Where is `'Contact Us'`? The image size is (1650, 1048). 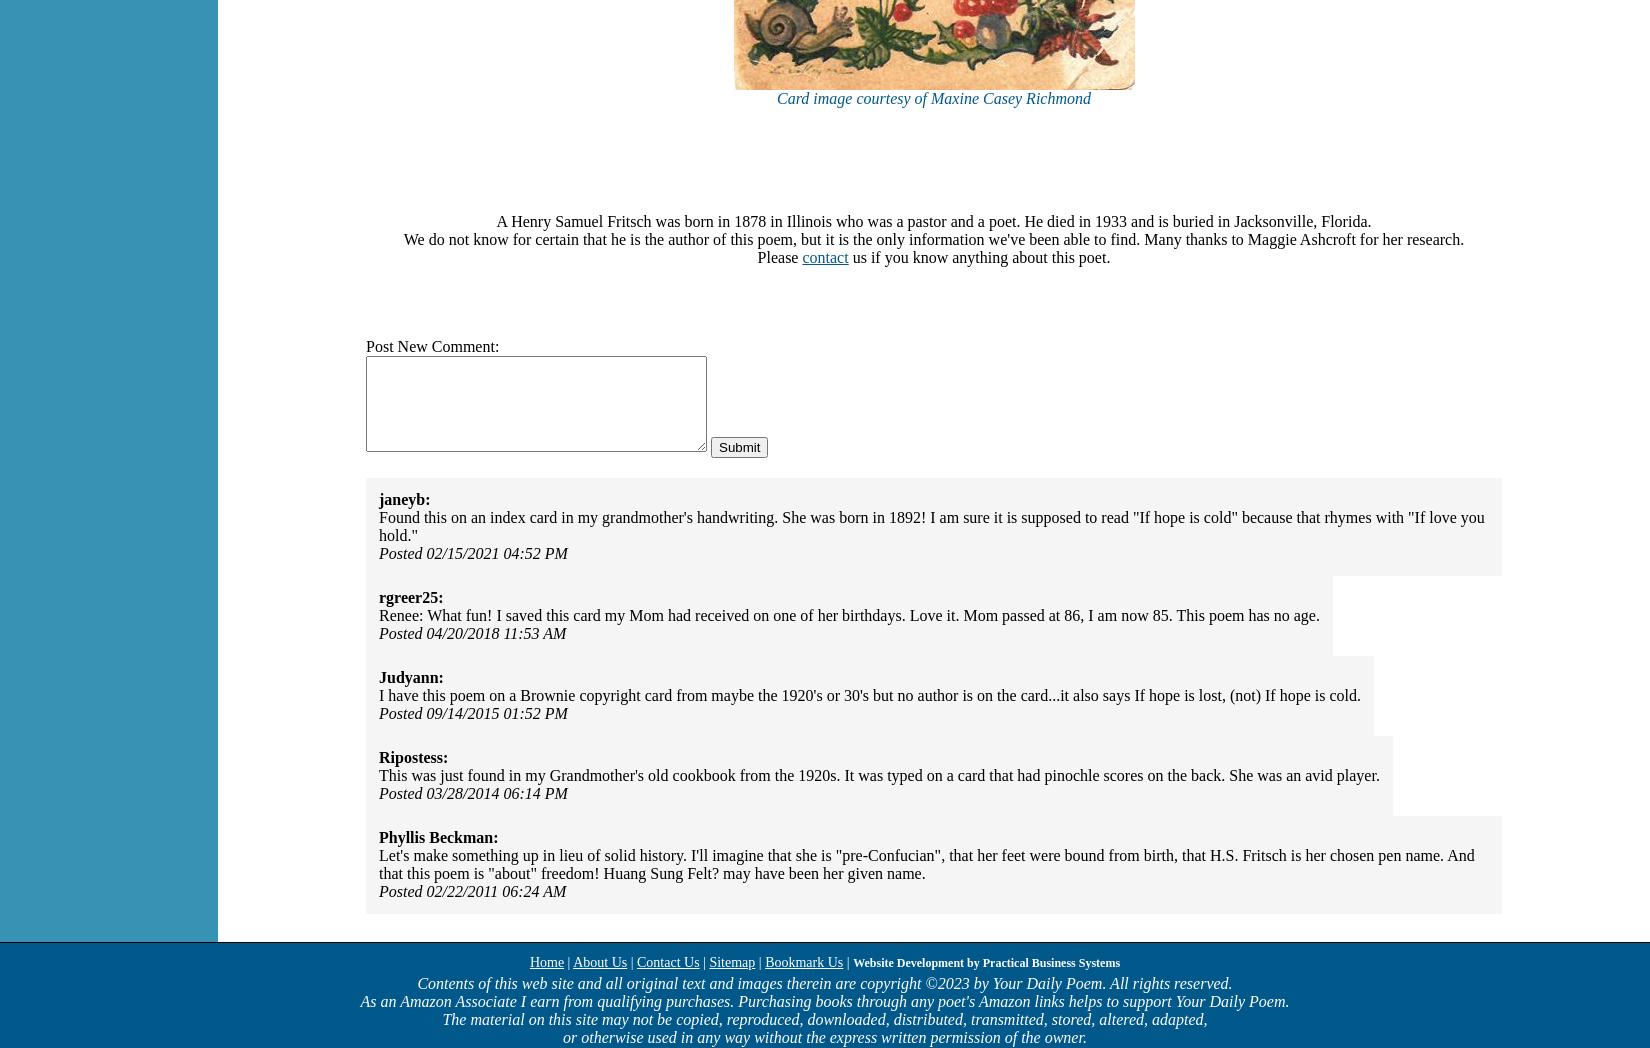
'Contact Us' is located at coordinates (636, 961).